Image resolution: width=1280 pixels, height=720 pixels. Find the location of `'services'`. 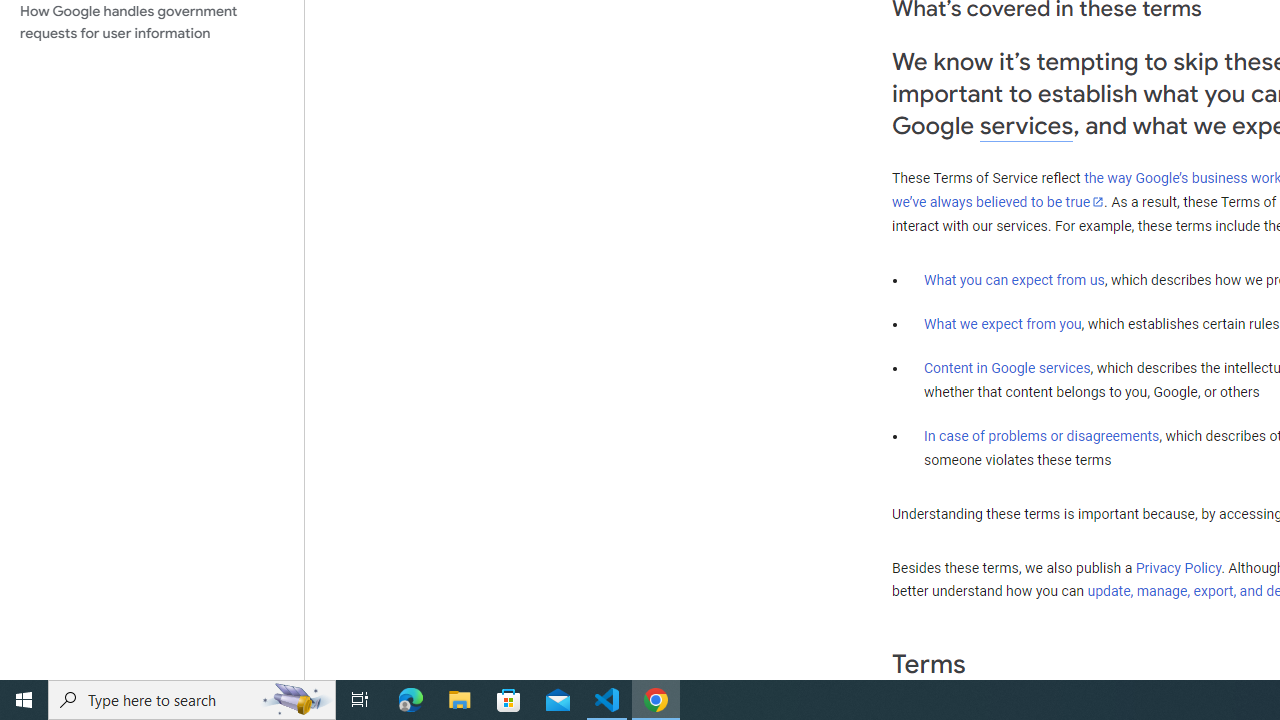

'services' is located at coordinates (1026, 125).